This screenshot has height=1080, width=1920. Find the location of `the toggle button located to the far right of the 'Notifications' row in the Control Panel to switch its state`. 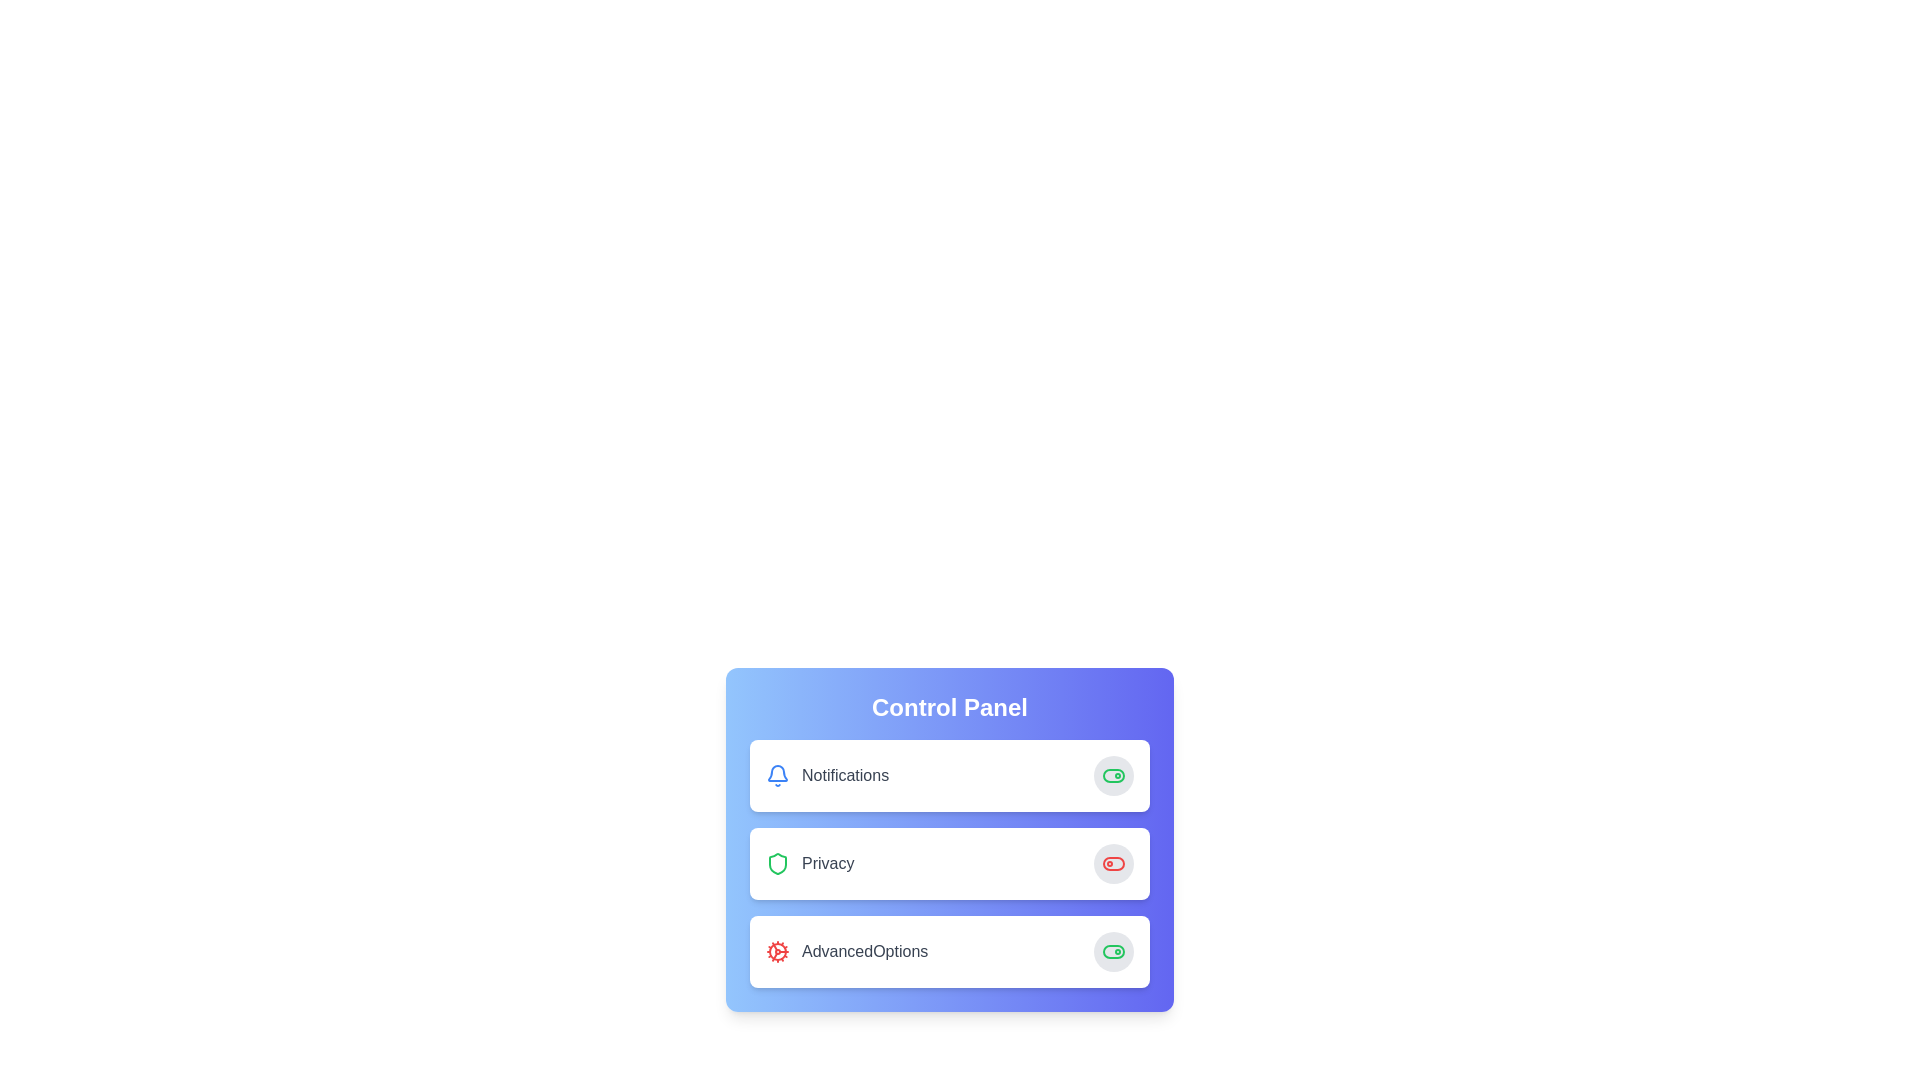

the toggle button located to the far right of the 'Notifications' row in the Control Panel to switch its state is located at coordinates (1112, 774).